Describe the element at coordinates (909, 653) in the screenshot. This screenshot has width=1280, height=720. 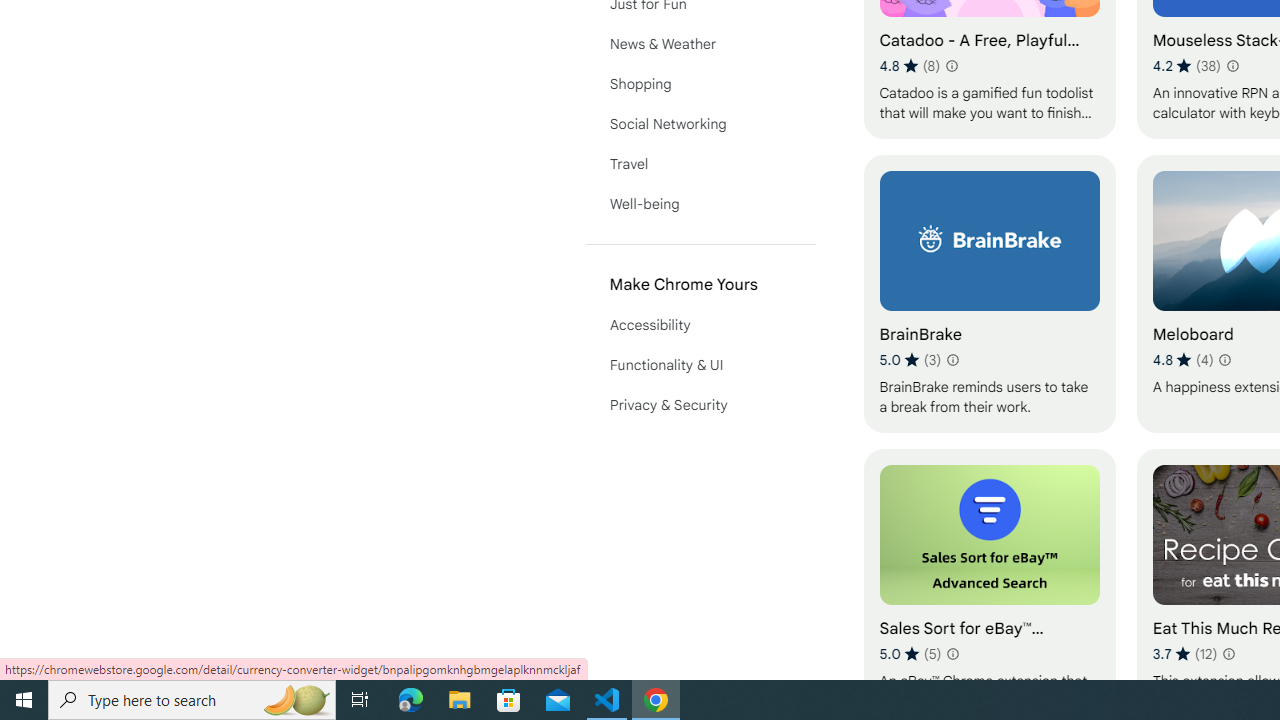
I see `'Average rating 5 out of 5 stars. 5 ratings.'` at that location.